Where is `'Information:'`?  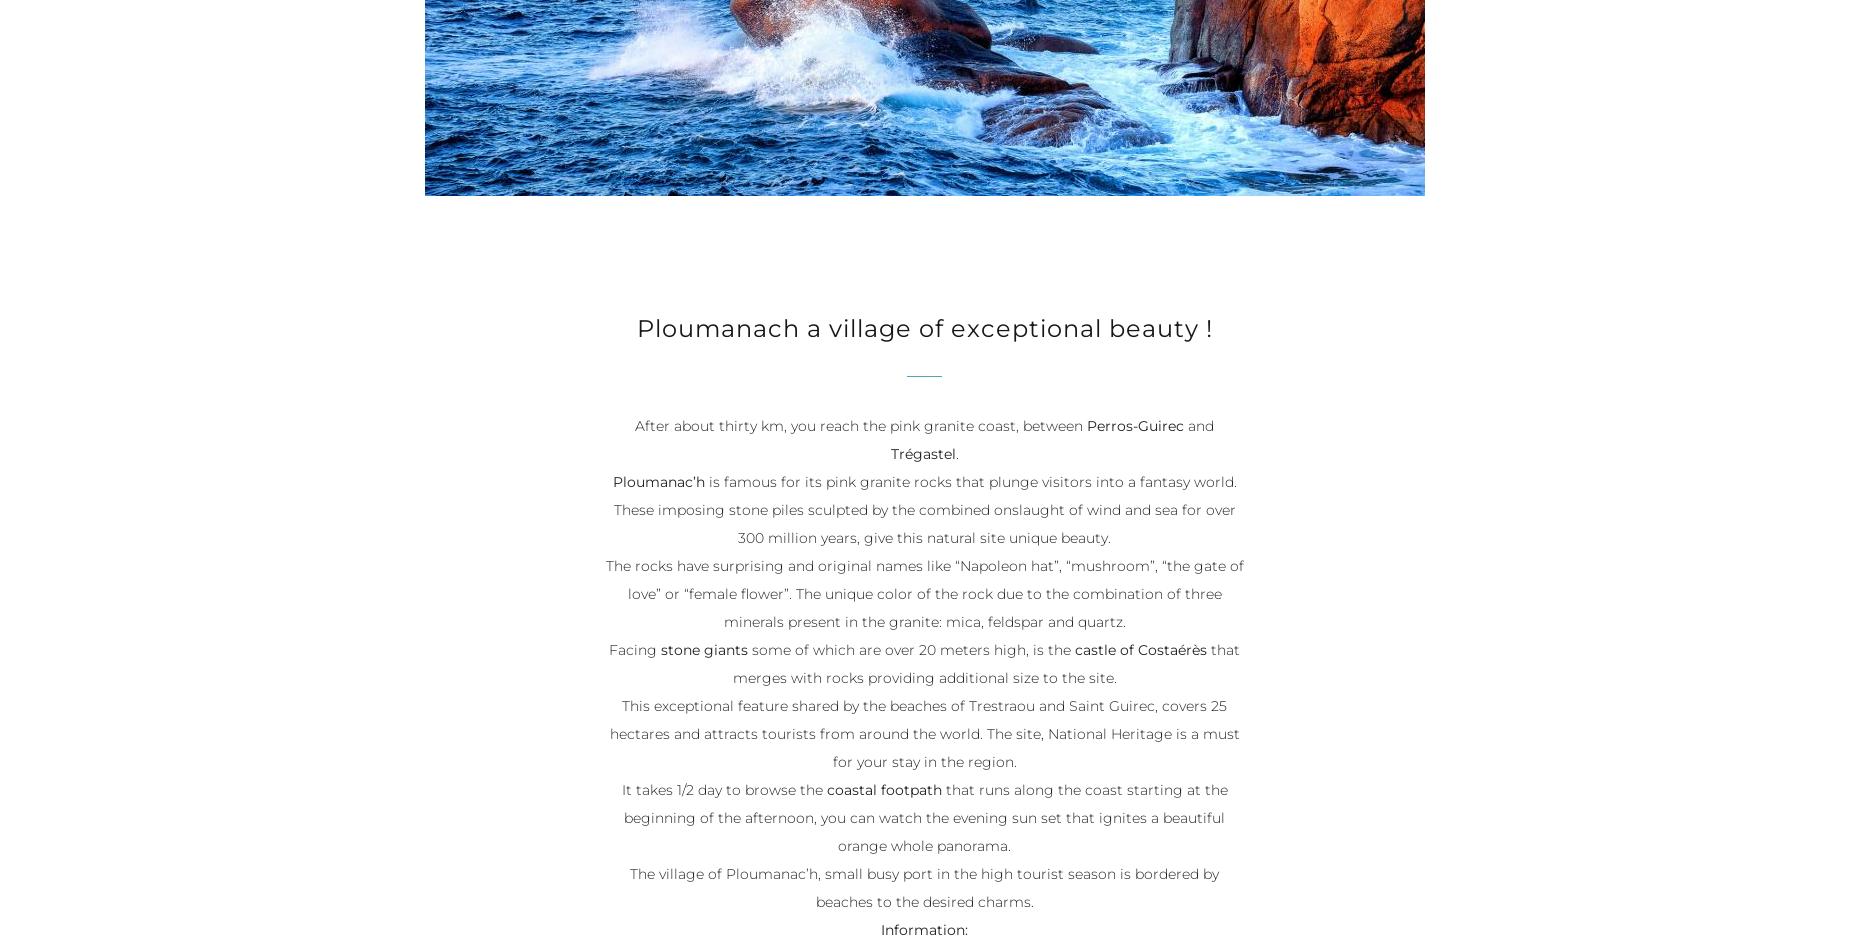
'Information:' is located at coordinates (924, 929).